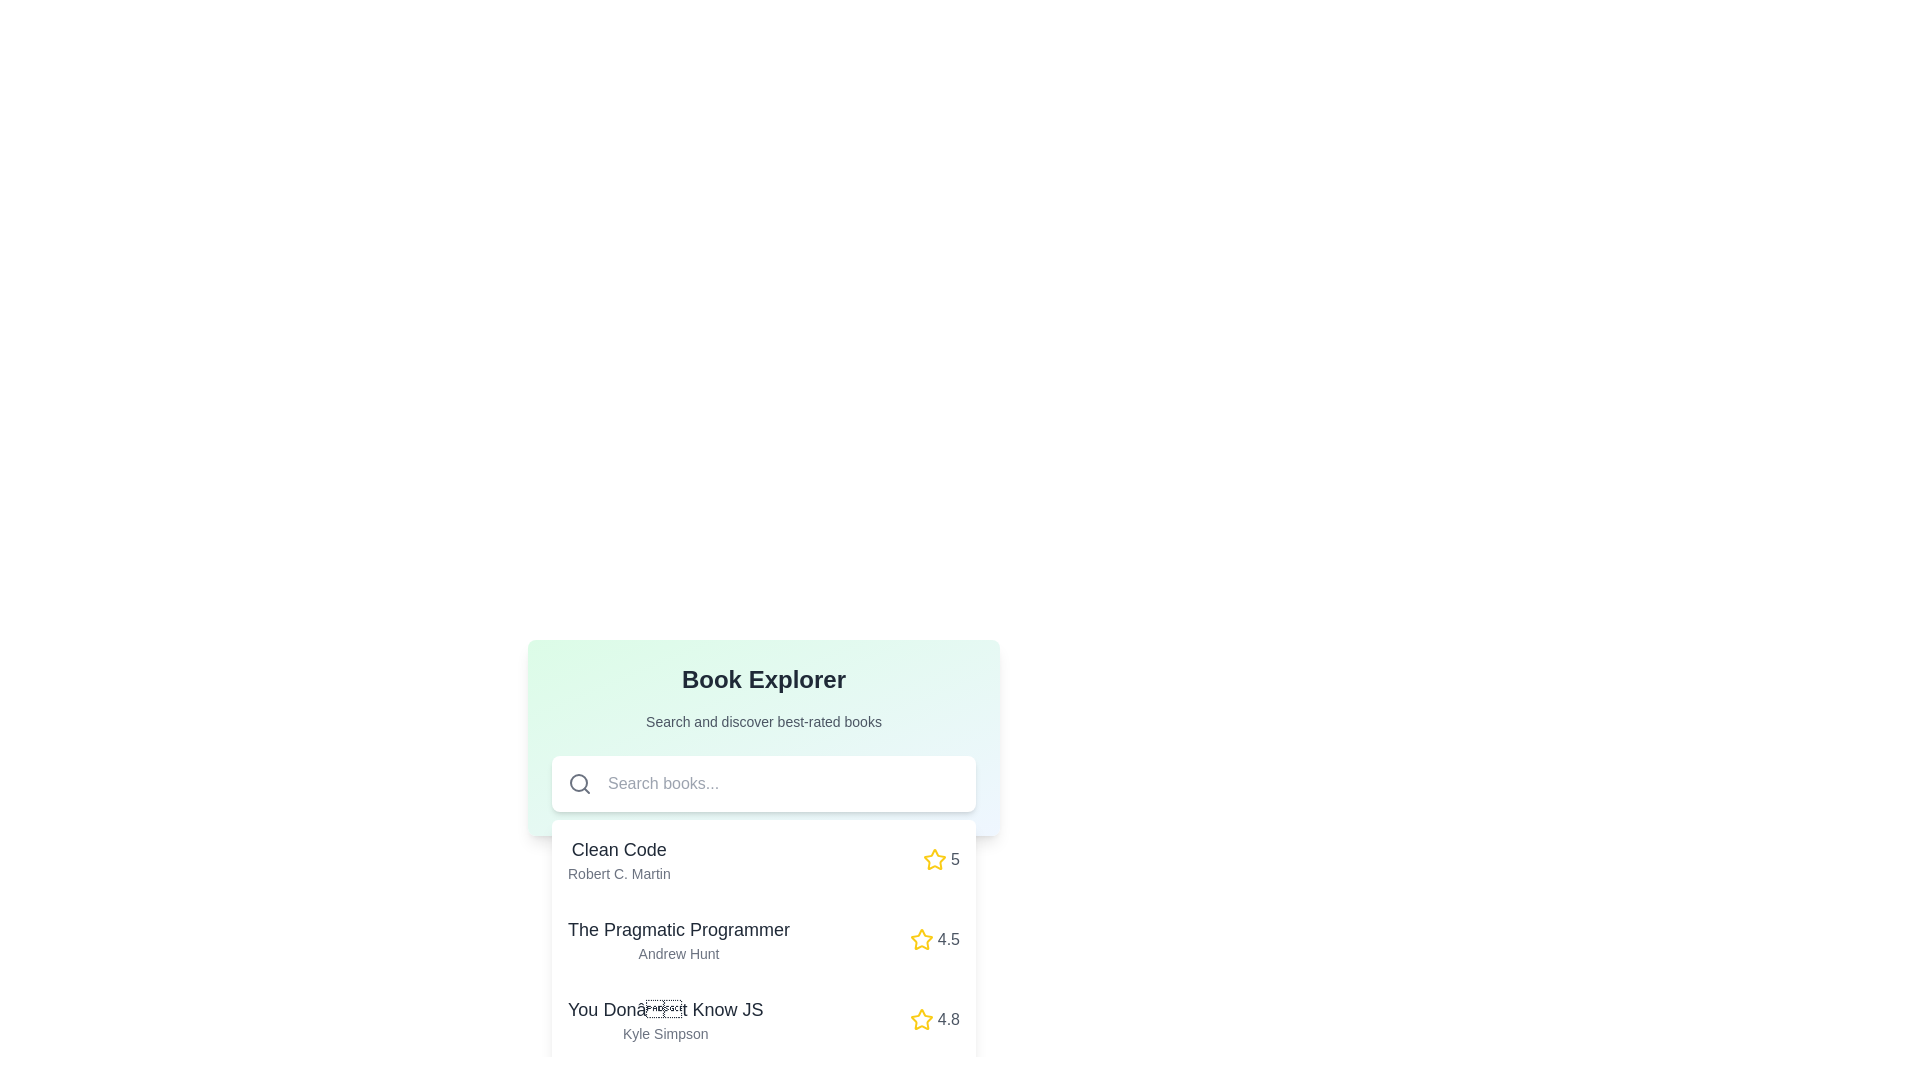 Image resolution: width=1920 pixels, height=1080 pixels. What do you see at coordinates (933, 940) in the screenshot?
I see `the rating indicator for the book 'The Pragmatic Programmer', which displays the star icon and the rating text '4.5' located to the right of the row` at bounding box center [933, 940].